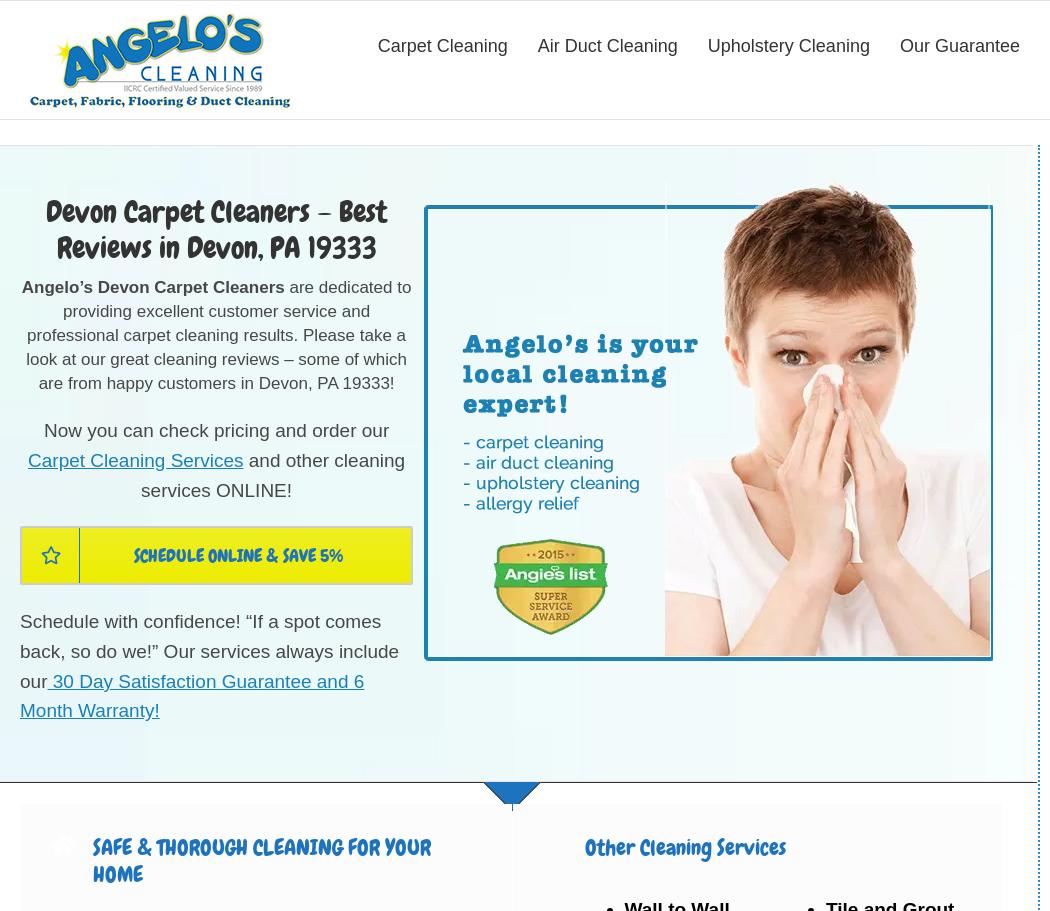 Image resolution: width=1050 pixels, height=911 pixels. I want to click on 'Other Cleaning Services', so click(684, 847).